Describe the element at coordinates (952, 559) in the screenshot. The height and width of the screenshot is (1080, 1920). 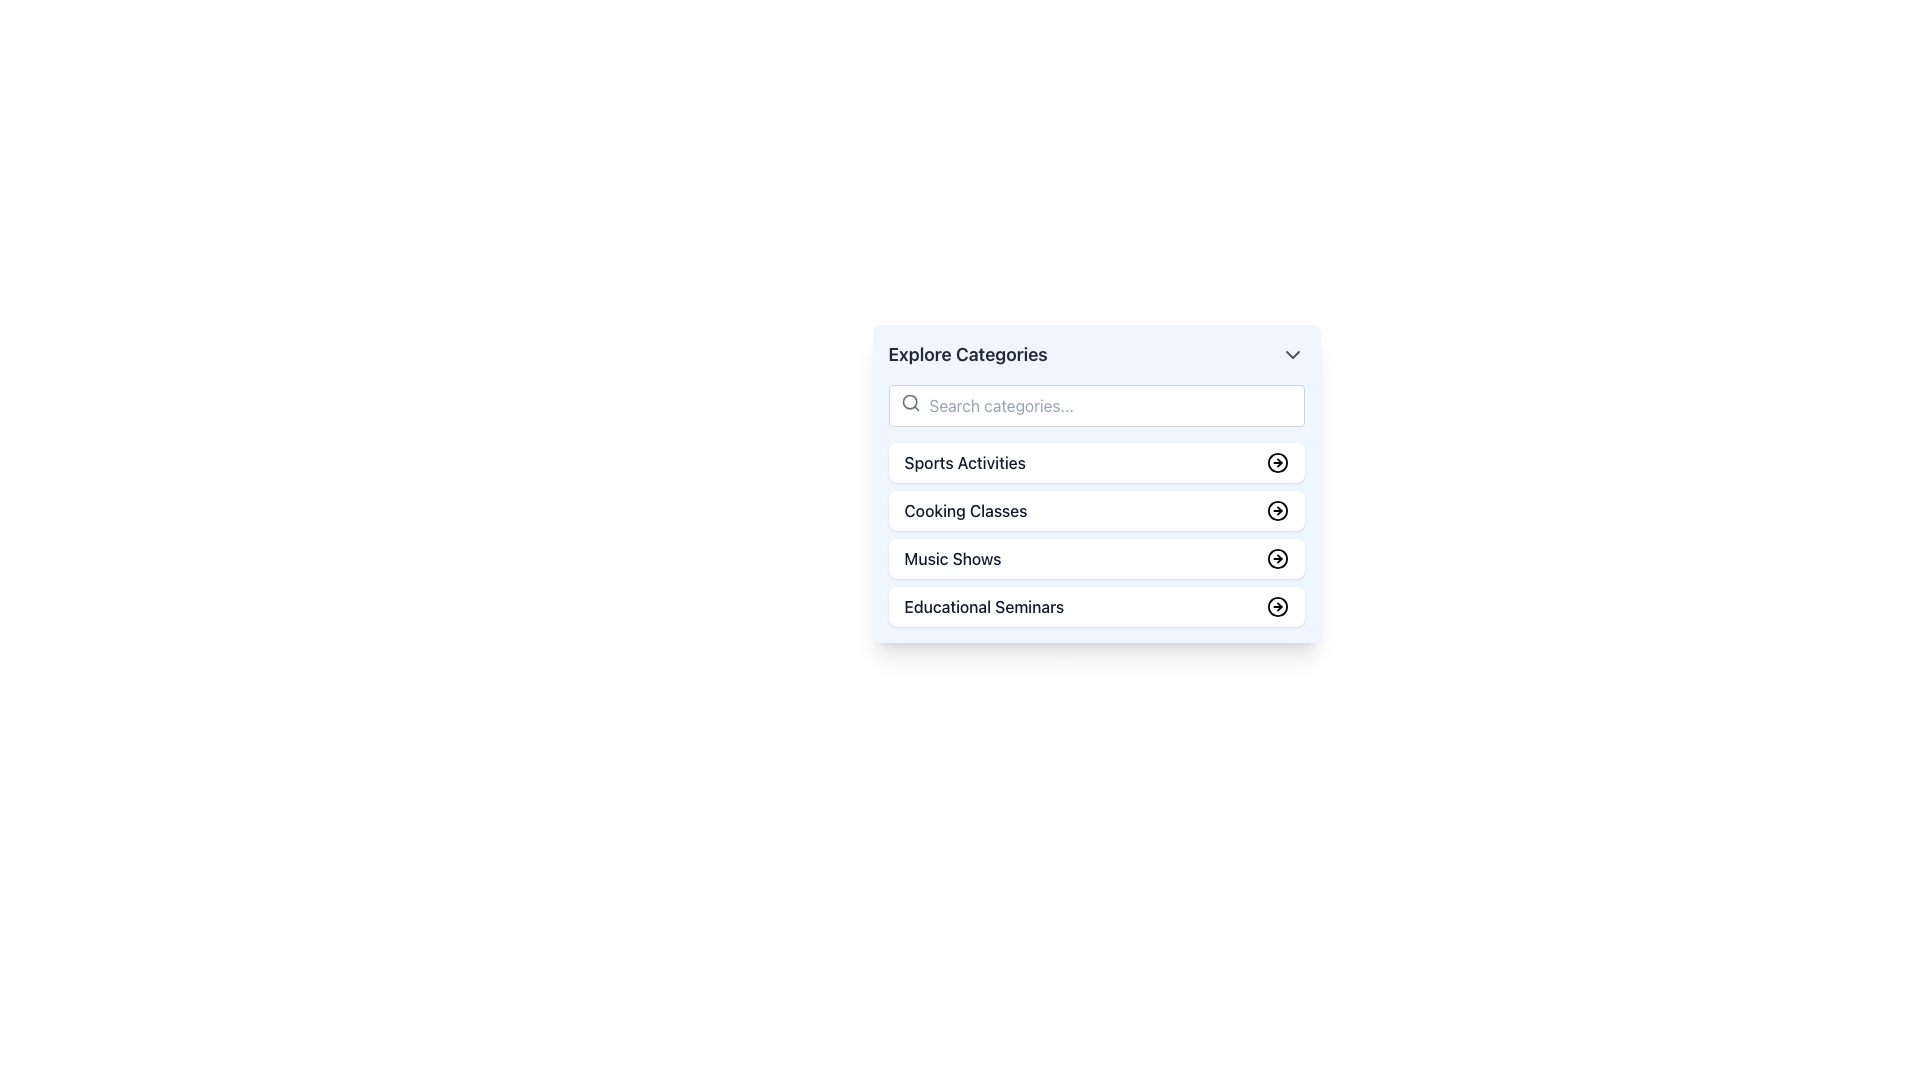
I see `the 'Music Shows' text label in the 'Explore Categories' list, which is the third card located between 'Cooking Classes' and 'Educational Seminars'` at that location.